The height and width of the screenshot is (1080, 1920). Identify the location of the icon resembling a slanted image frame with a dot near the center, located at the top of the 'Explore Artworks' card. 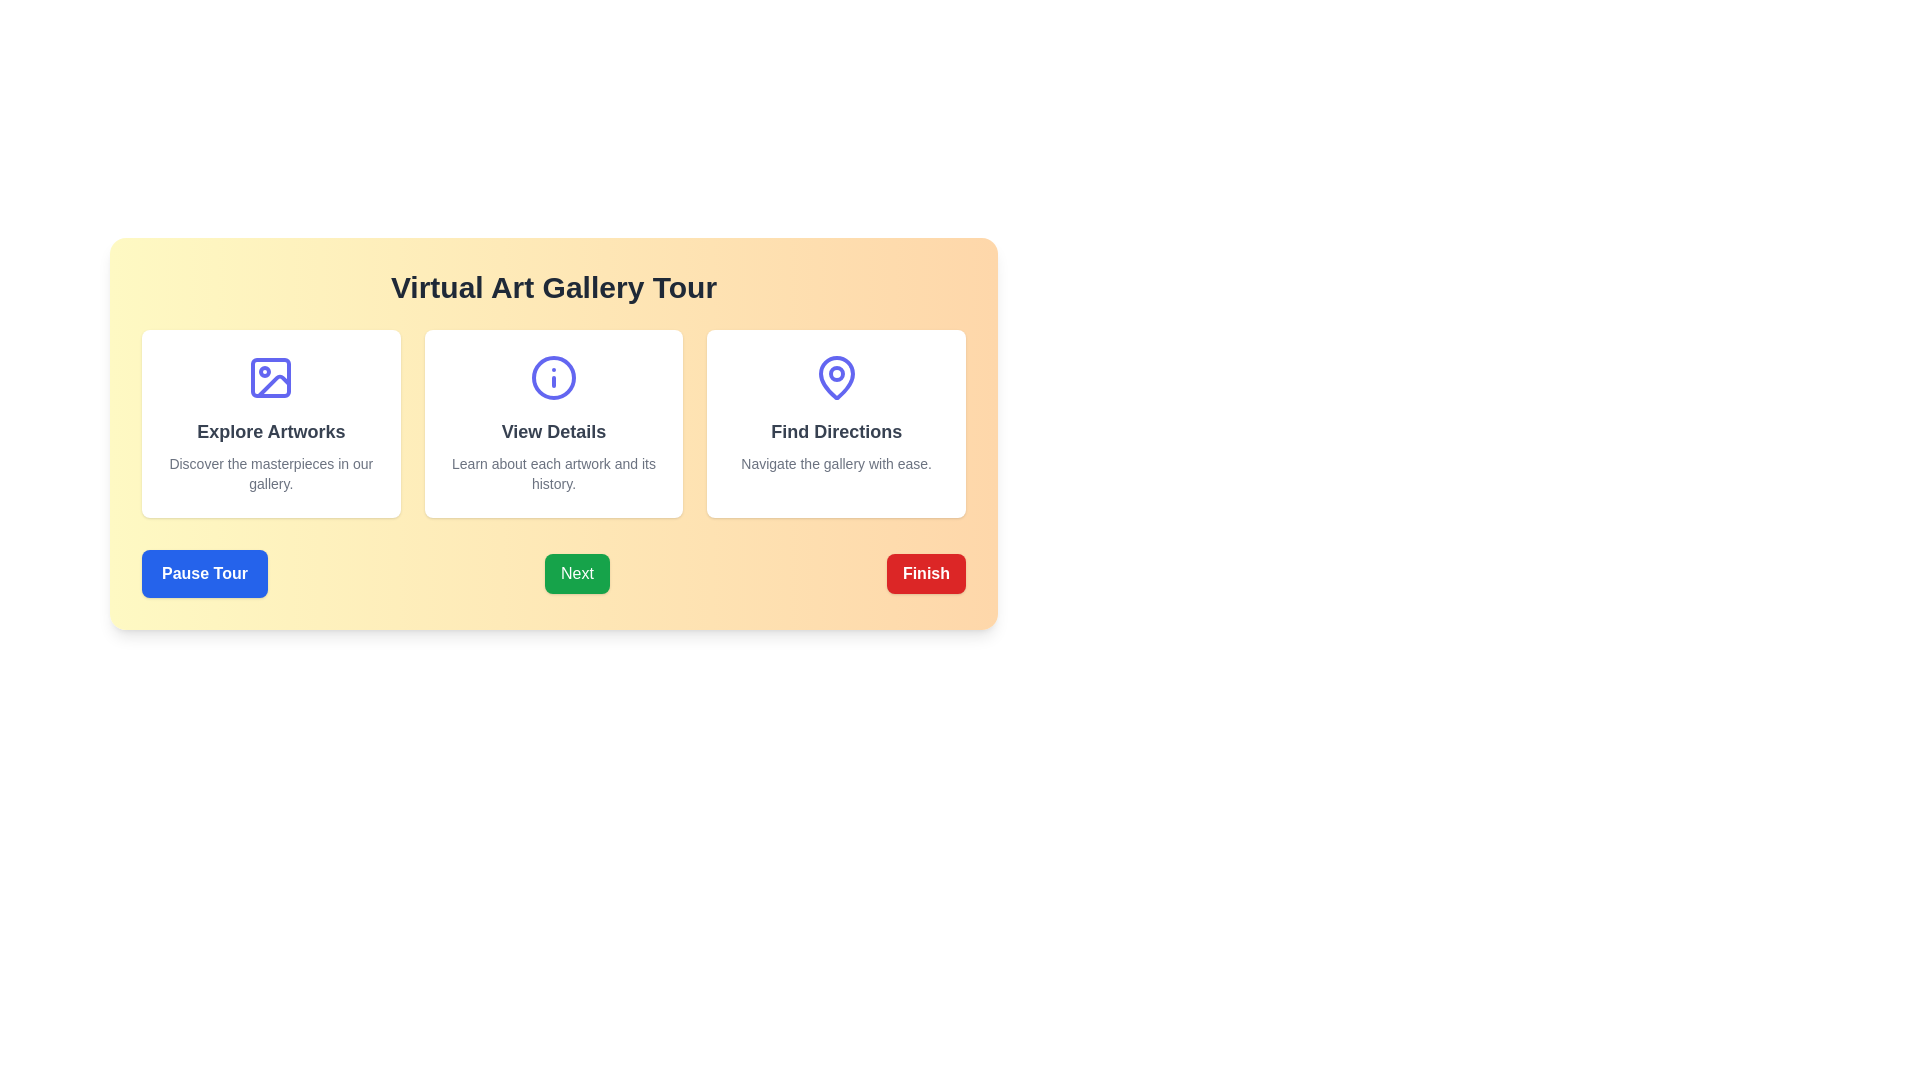
(273, 386).